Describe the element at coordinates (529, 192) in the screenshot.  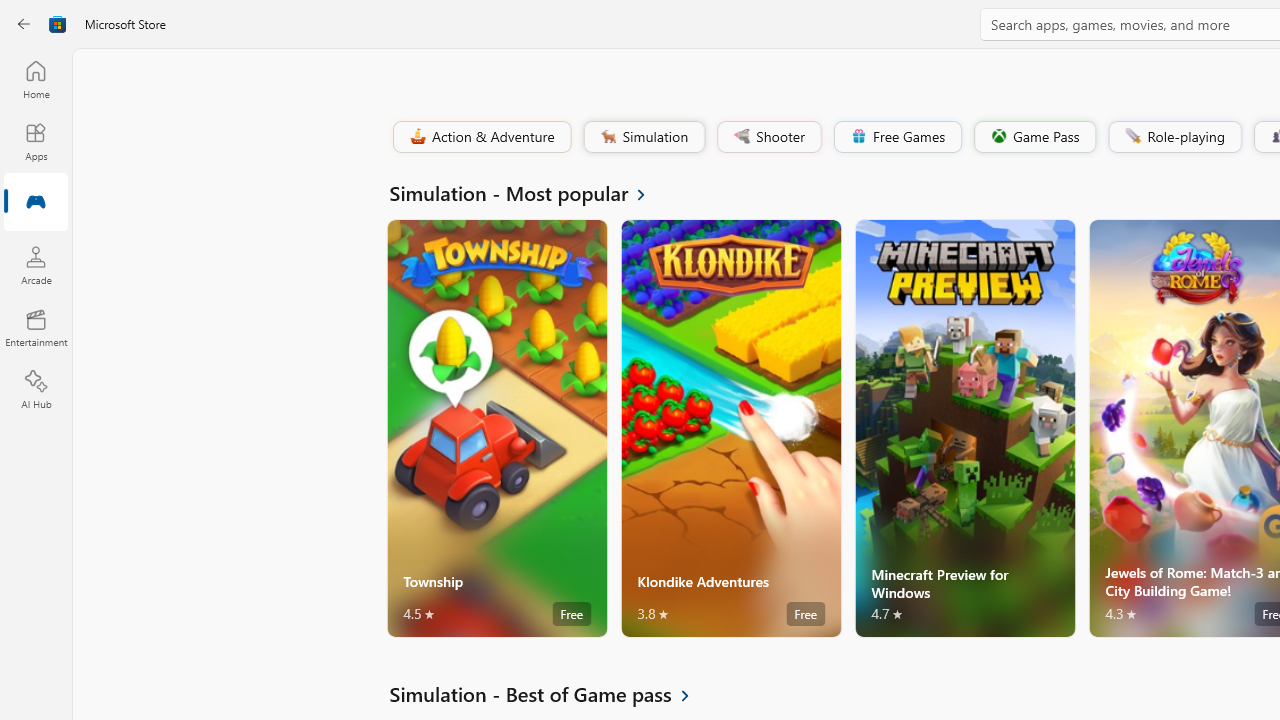
I see `'See all  Simulation - Most popular'` at that location.